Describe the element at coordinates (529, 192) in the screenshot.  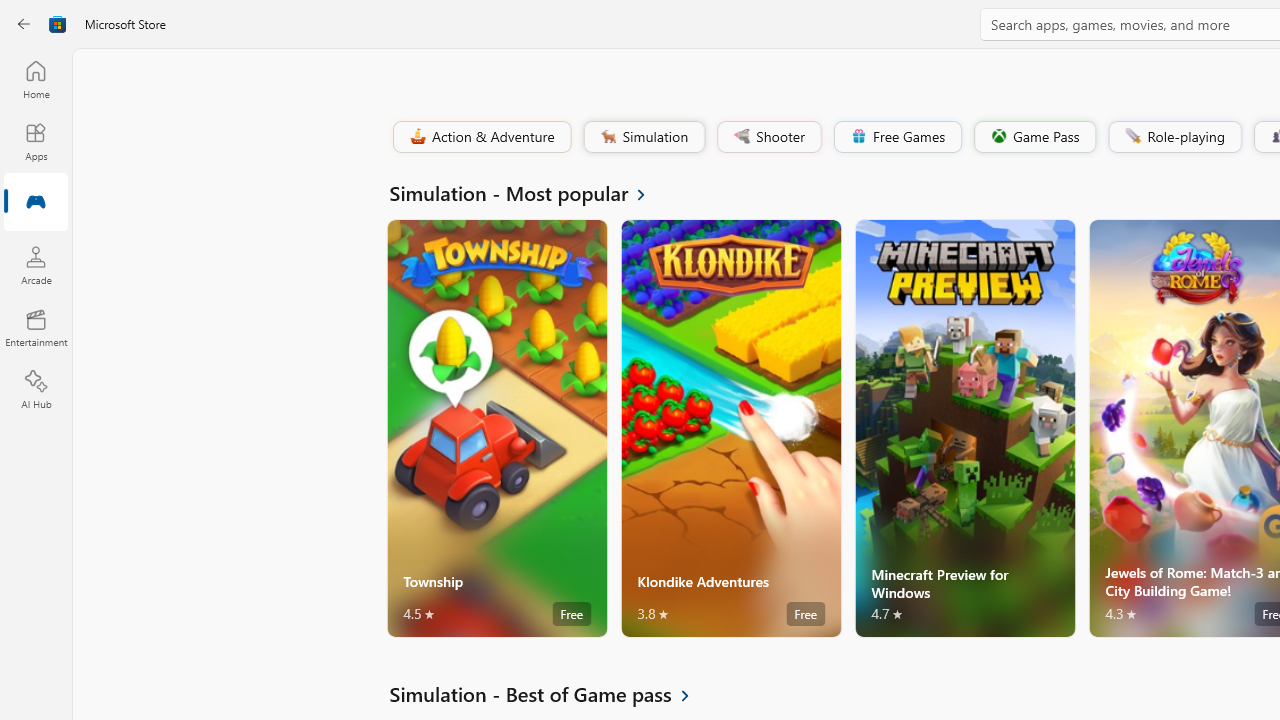
I see `'See all  Simulation - Most popular'` at that location.